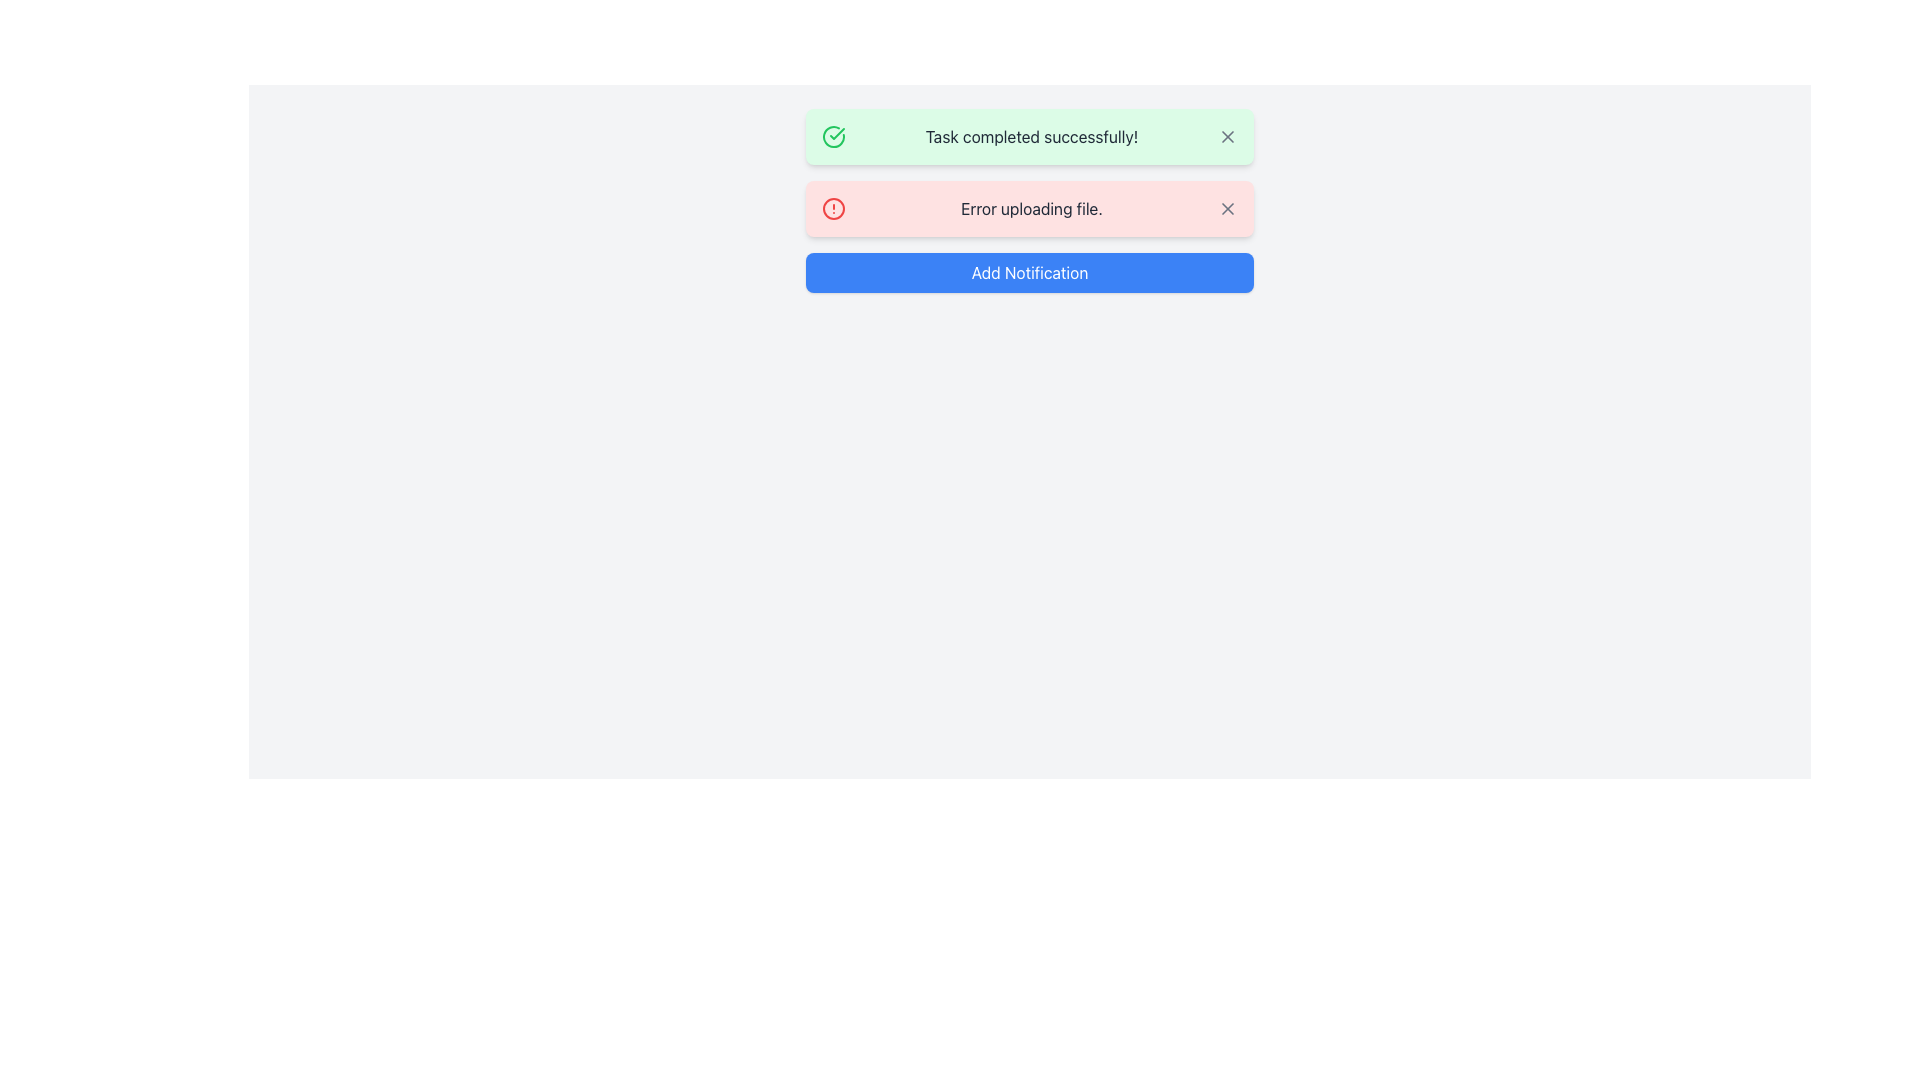  What do you see at coordinates (837, 134) in the screenshot?
I see `the small green checkmark icon indicating success, located at the center of the circular frame on the notification card titled 'Task completed successfully!'` at bounding box center [837, 134].